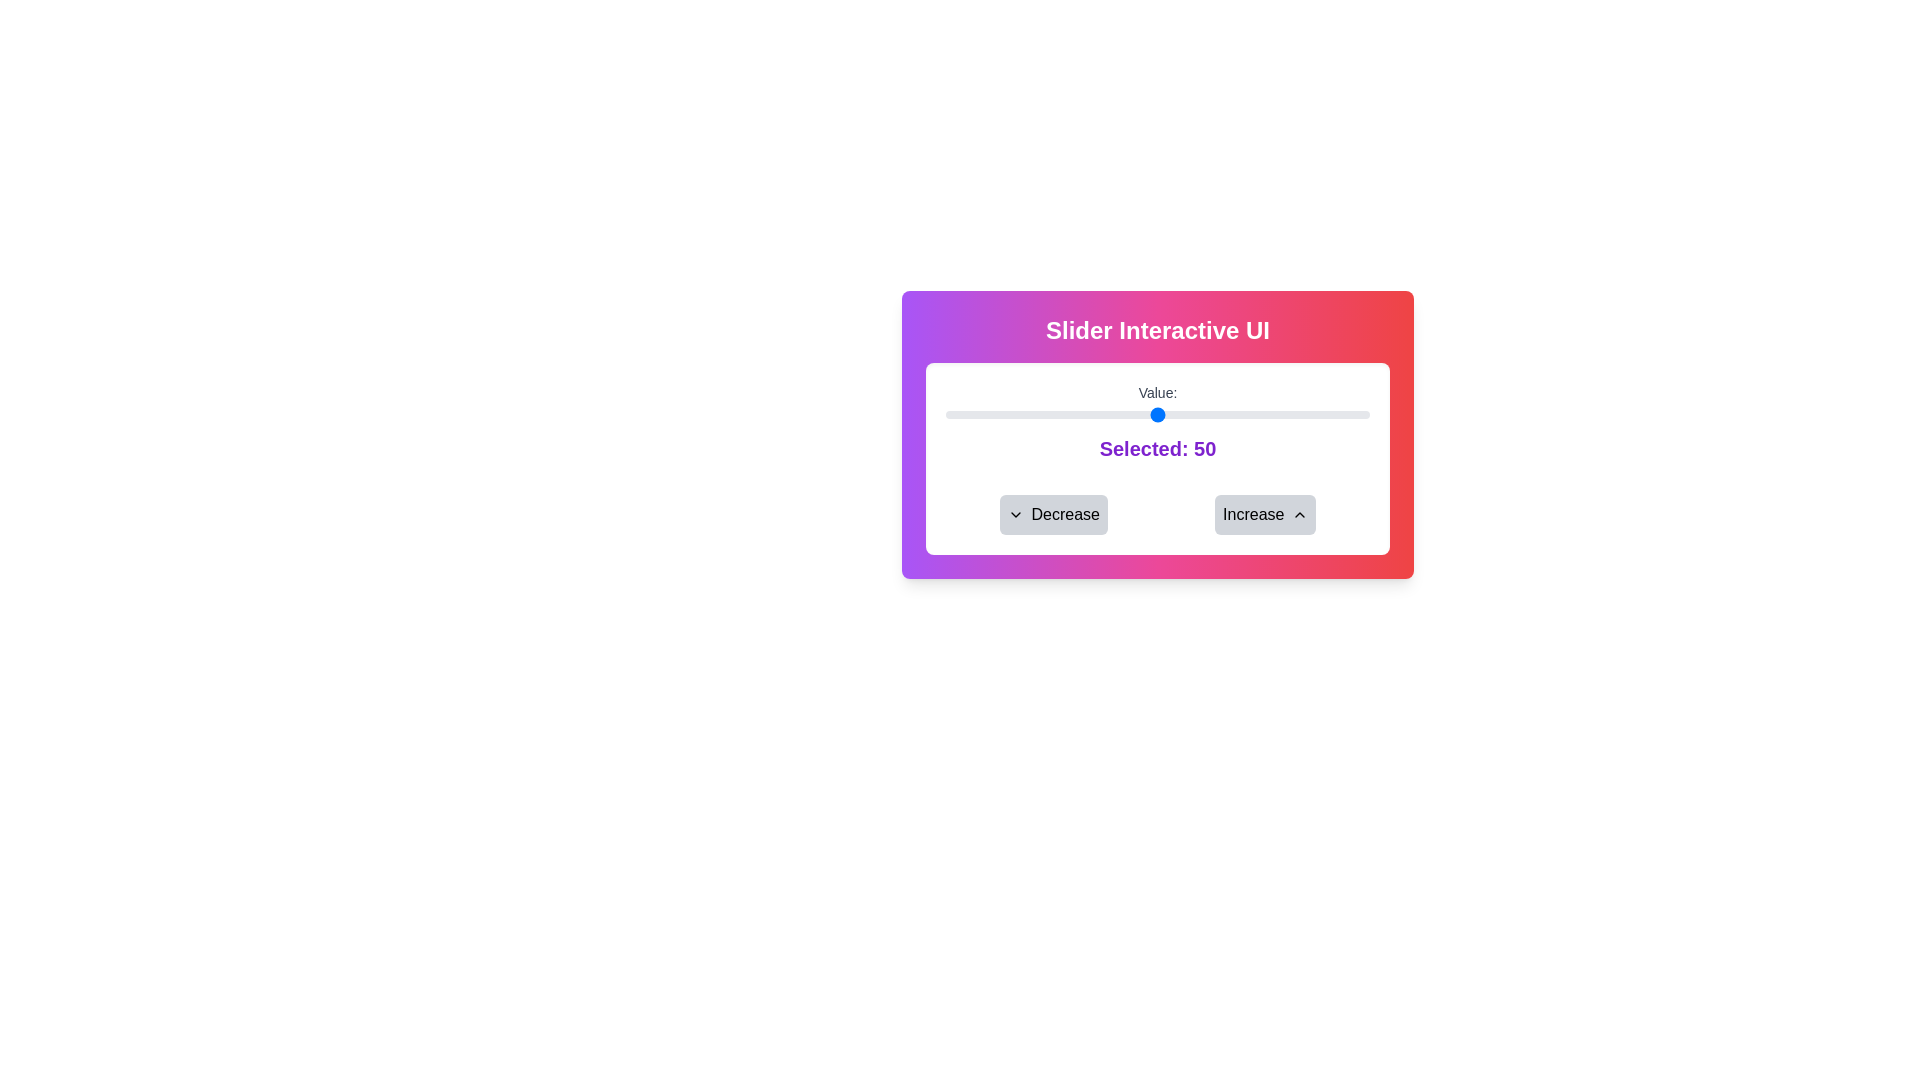 The image size is (1920, 1080). Describe the element at coordinates (1157, 447) in the screenshot. I see `the text label displaying 'Selected: 50', which is styled with larger, bold, purple text and located within a white, rounded-corner box, centered below the 'Value:' slider` at that location.